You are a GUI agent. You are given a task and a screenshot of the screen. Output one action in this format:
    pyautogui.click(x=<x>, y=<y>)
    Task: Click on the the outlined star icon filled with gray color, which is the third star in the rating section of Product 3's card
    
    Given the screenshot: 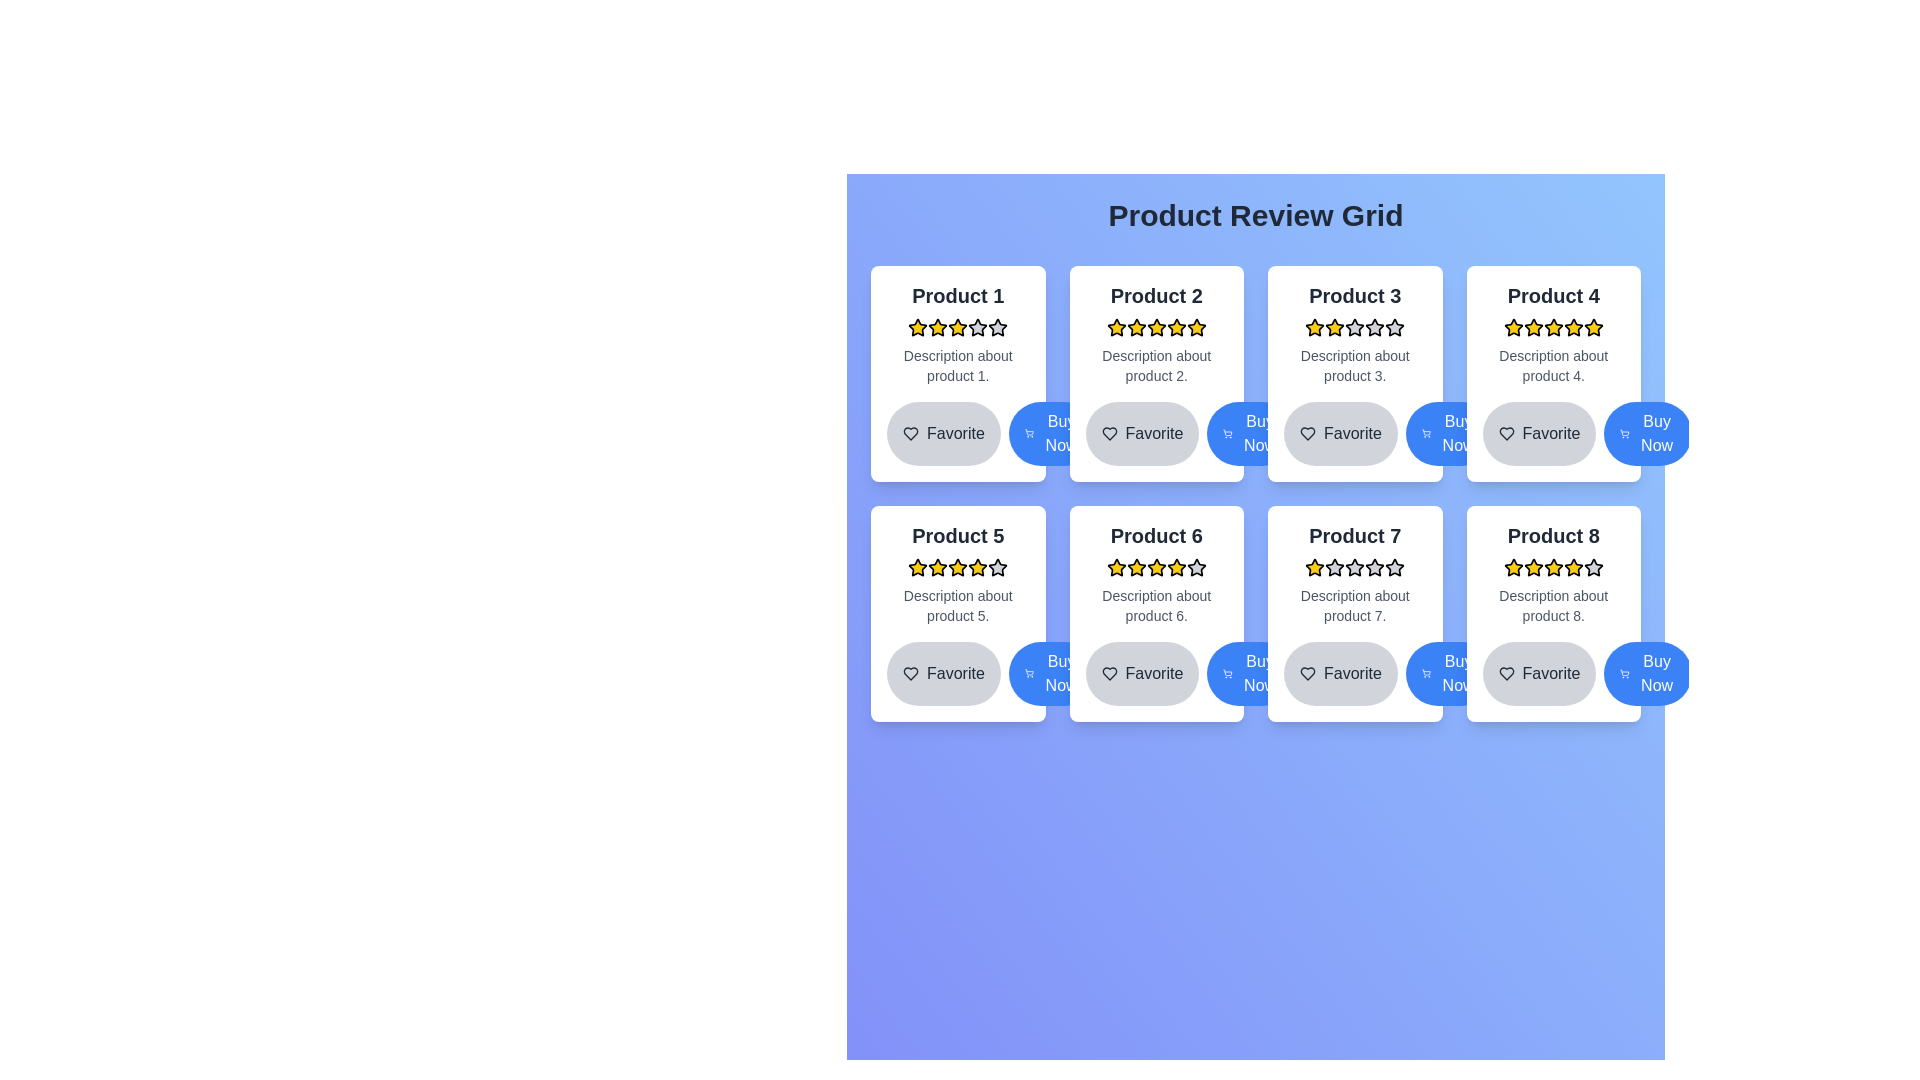 What is the action you would take?
    pyautogui.click(x=1355, y=326)
    